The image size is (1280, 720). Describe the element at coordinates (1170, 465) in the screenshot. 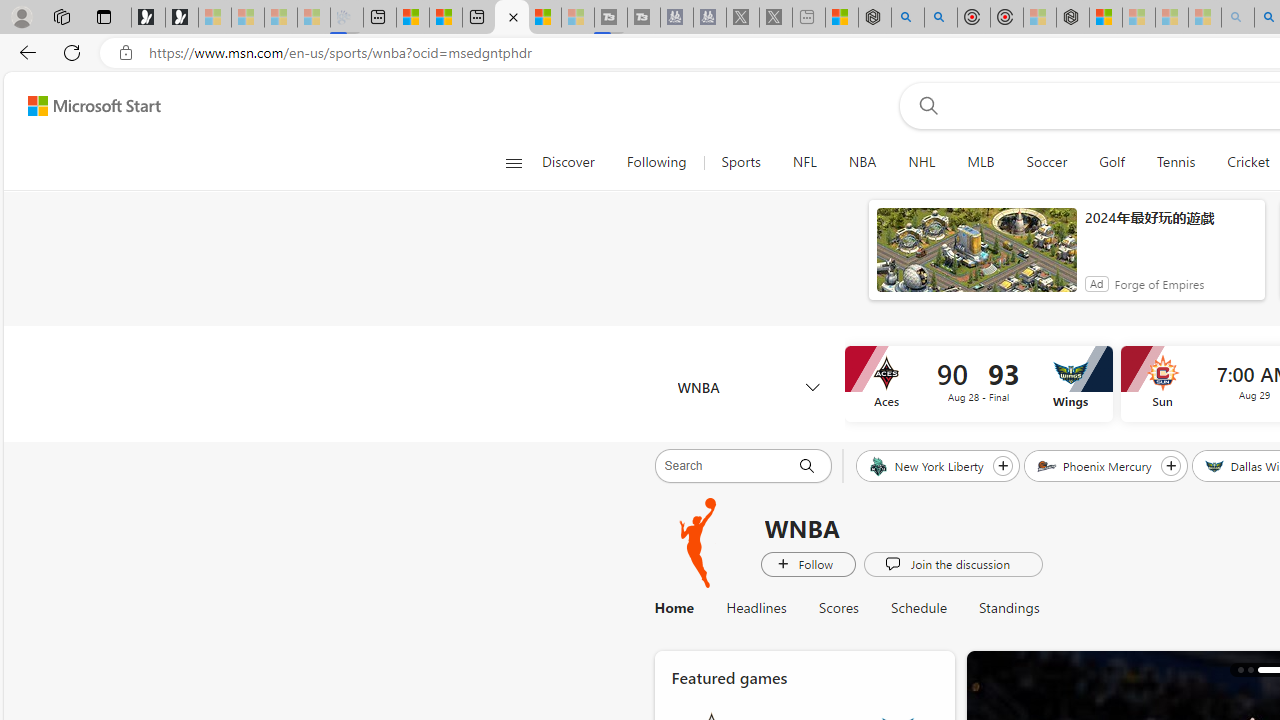

I see `'Follow Phoenix Mercury'` at that location.